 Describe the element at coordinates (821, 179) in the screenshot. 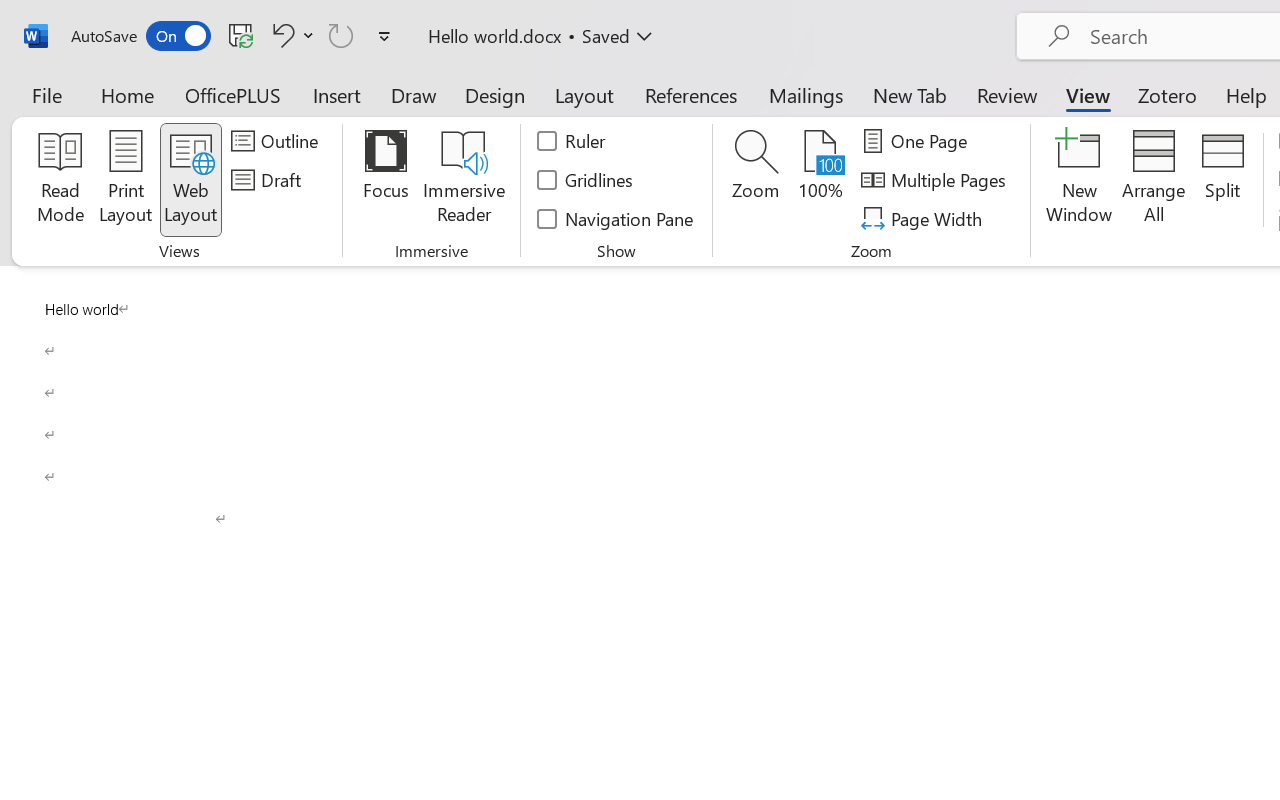

I see `'100%'` at that location.